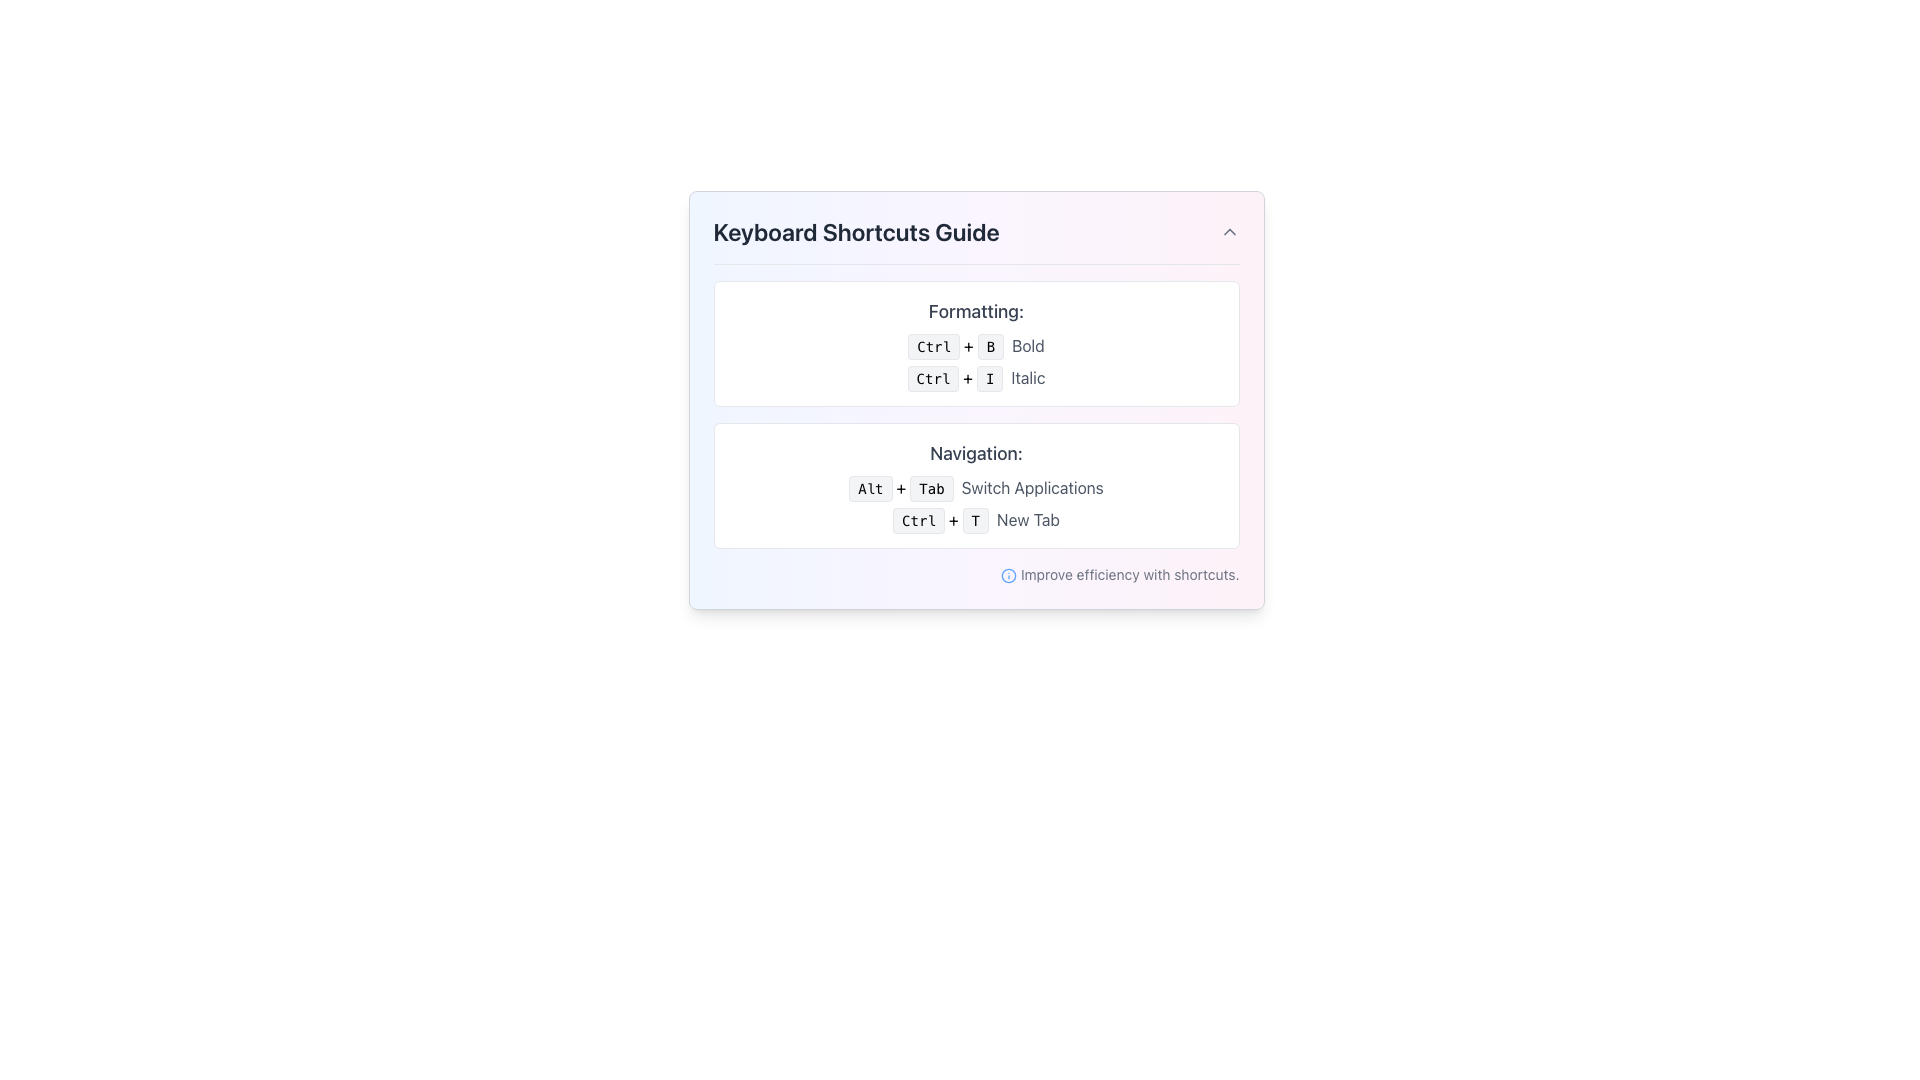  I want to click on displayed text 'I' from the small, rounded text box with a soft gray background and black border, which is part of the keyboard shortcut guide for 'Ctrl+I' under the 'Formatting' section, so click(990, 378).